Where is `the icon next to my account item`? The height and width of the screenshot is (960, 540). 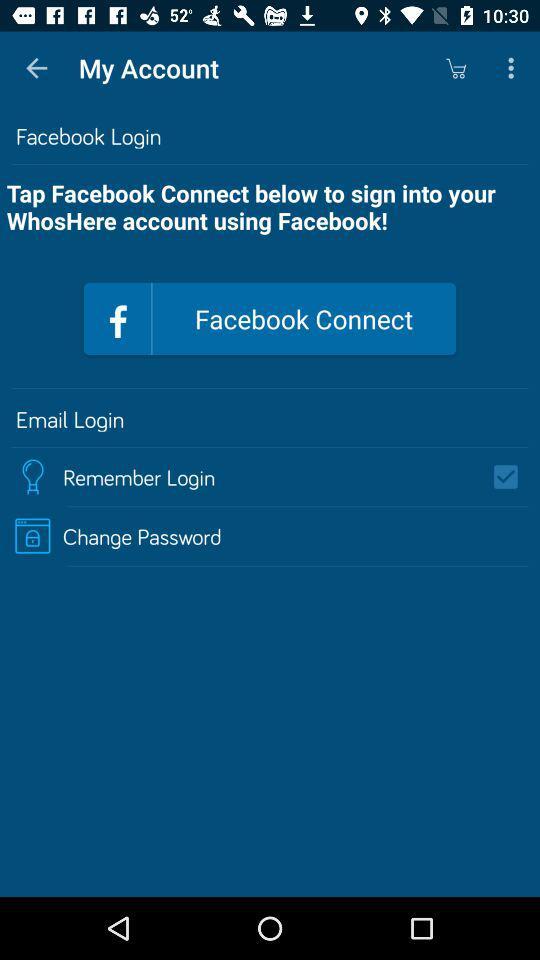
the icon next to my account item is located at coordinates (455, 68).